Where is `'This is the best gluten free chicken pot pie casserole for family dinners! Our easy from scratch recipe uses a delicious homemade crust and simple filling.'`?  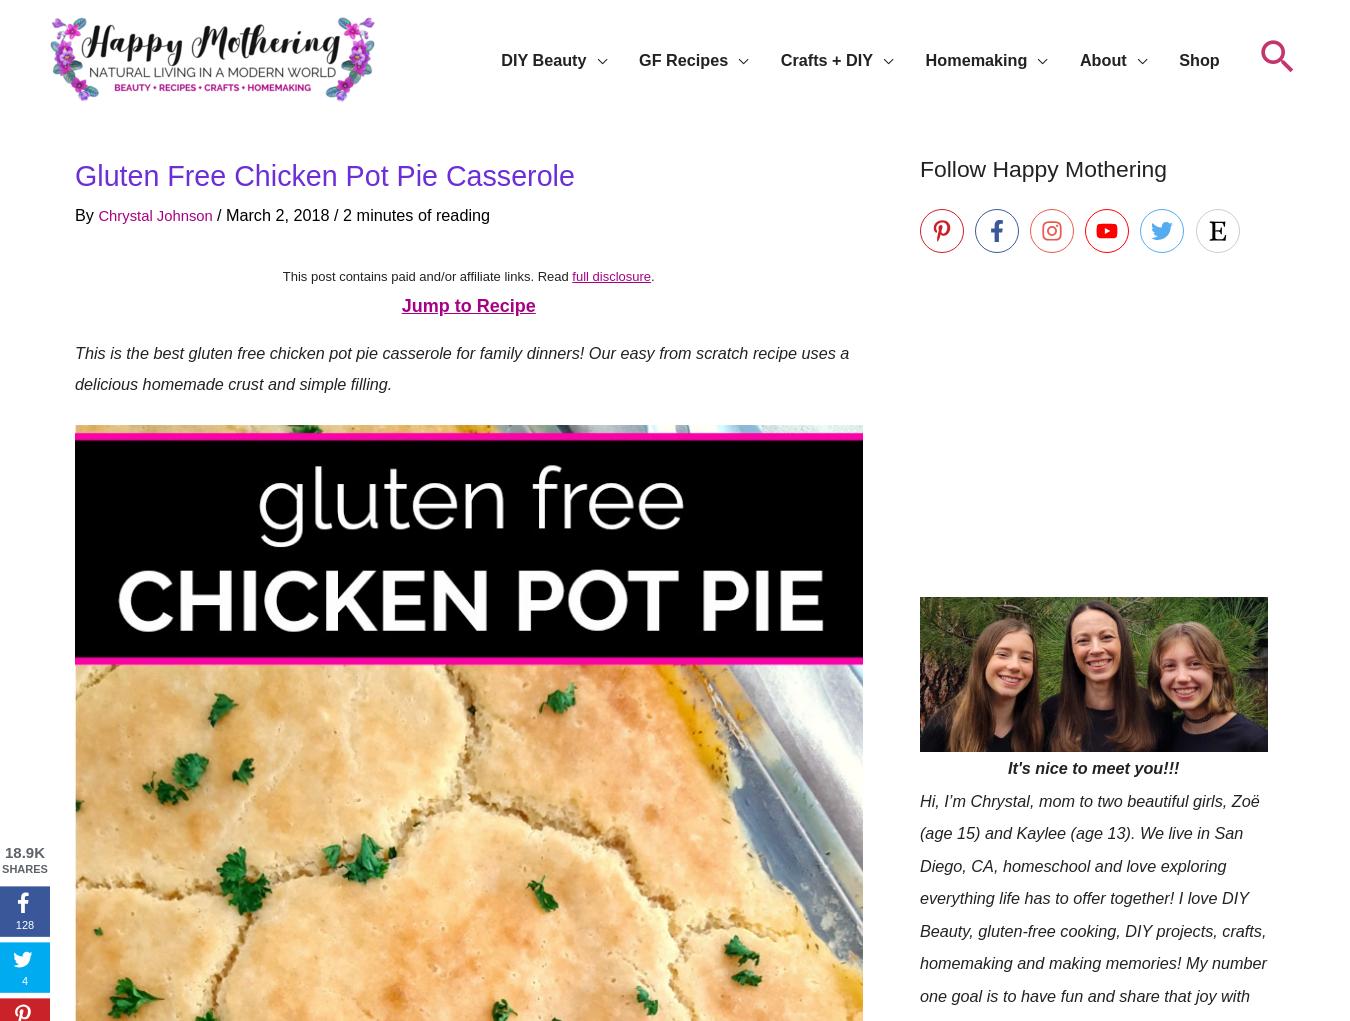
'This is the best gluten free chicken pot pie casserole for family dinners! Our easy from scratch recipe uses a delicious homemade crust and simple filling.' is located at coordinates (460, 367).